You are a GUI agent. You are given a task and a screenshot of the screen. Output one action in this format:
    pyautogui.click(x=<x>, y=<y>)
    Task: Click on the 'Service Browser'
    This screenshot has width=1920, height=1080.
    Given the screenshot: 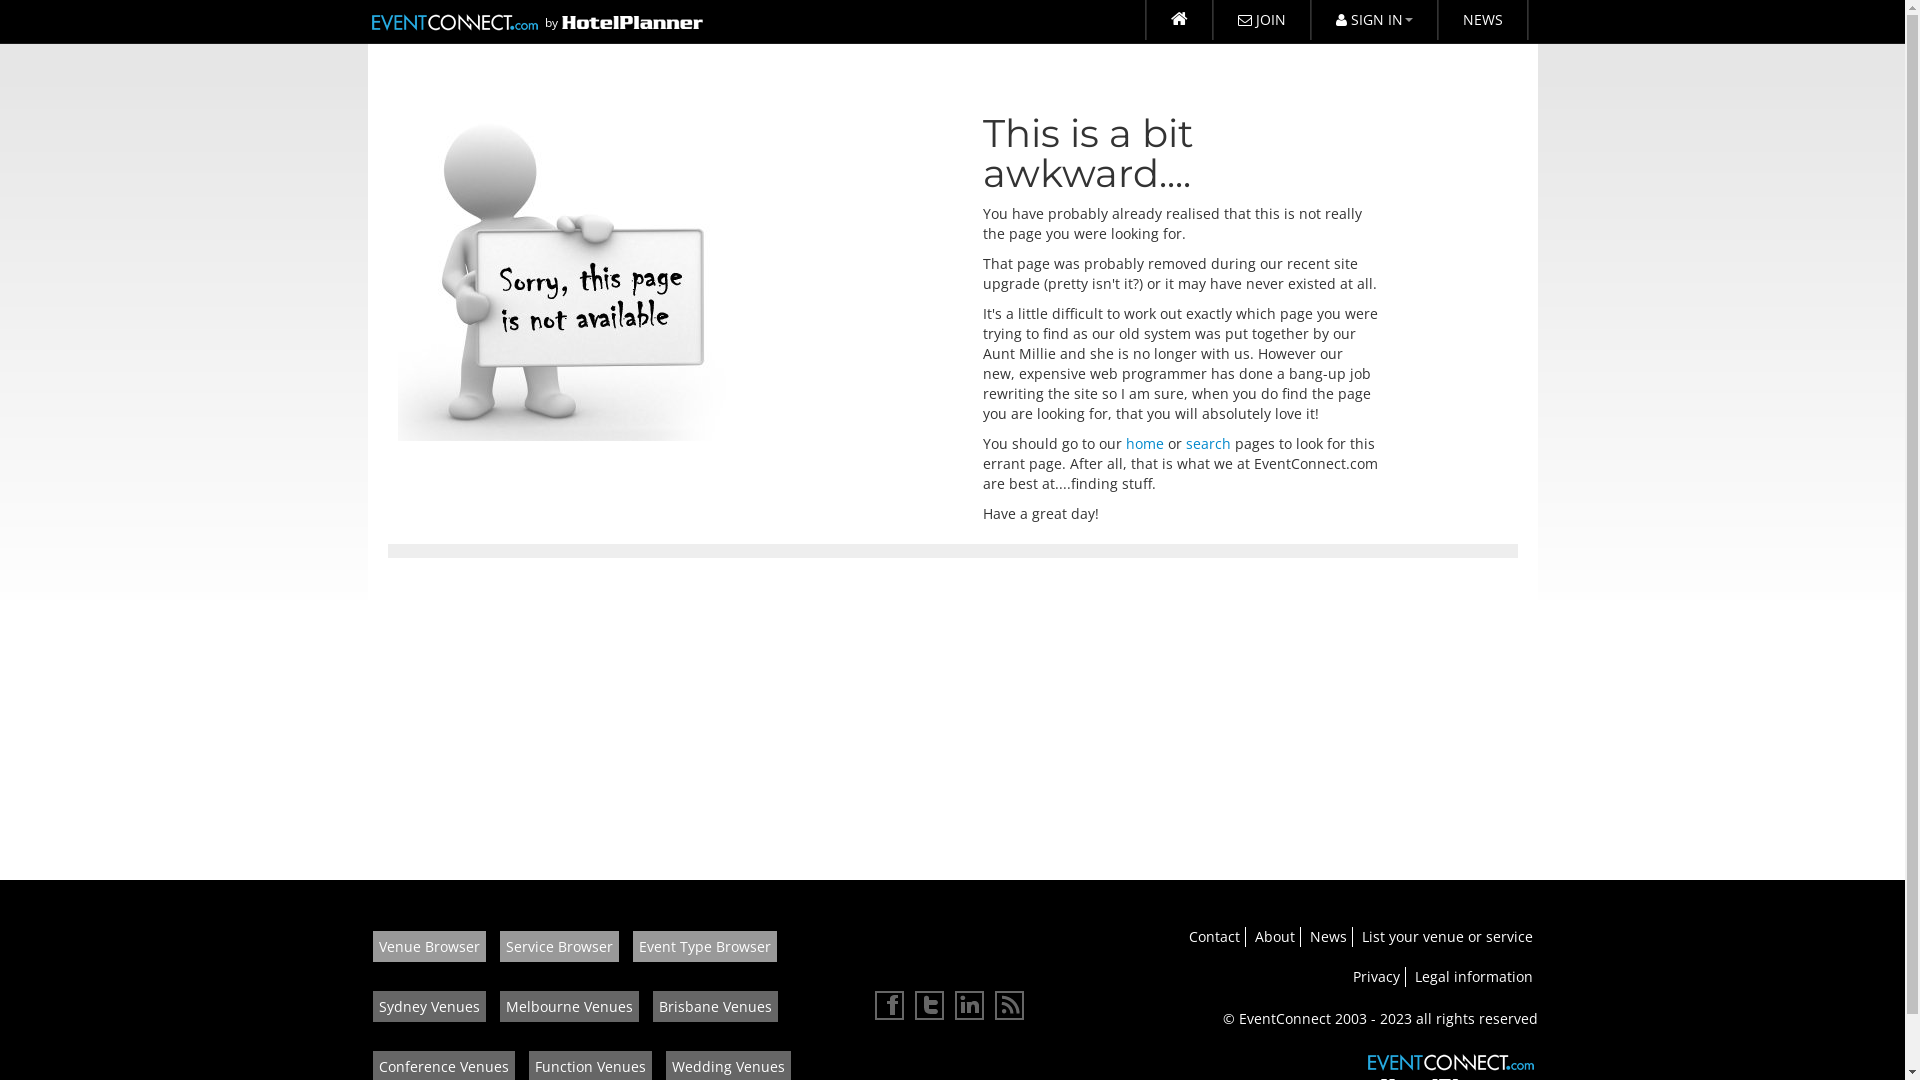 What is the action you would take?
    pyautogui.click(x=559, y=945)
    